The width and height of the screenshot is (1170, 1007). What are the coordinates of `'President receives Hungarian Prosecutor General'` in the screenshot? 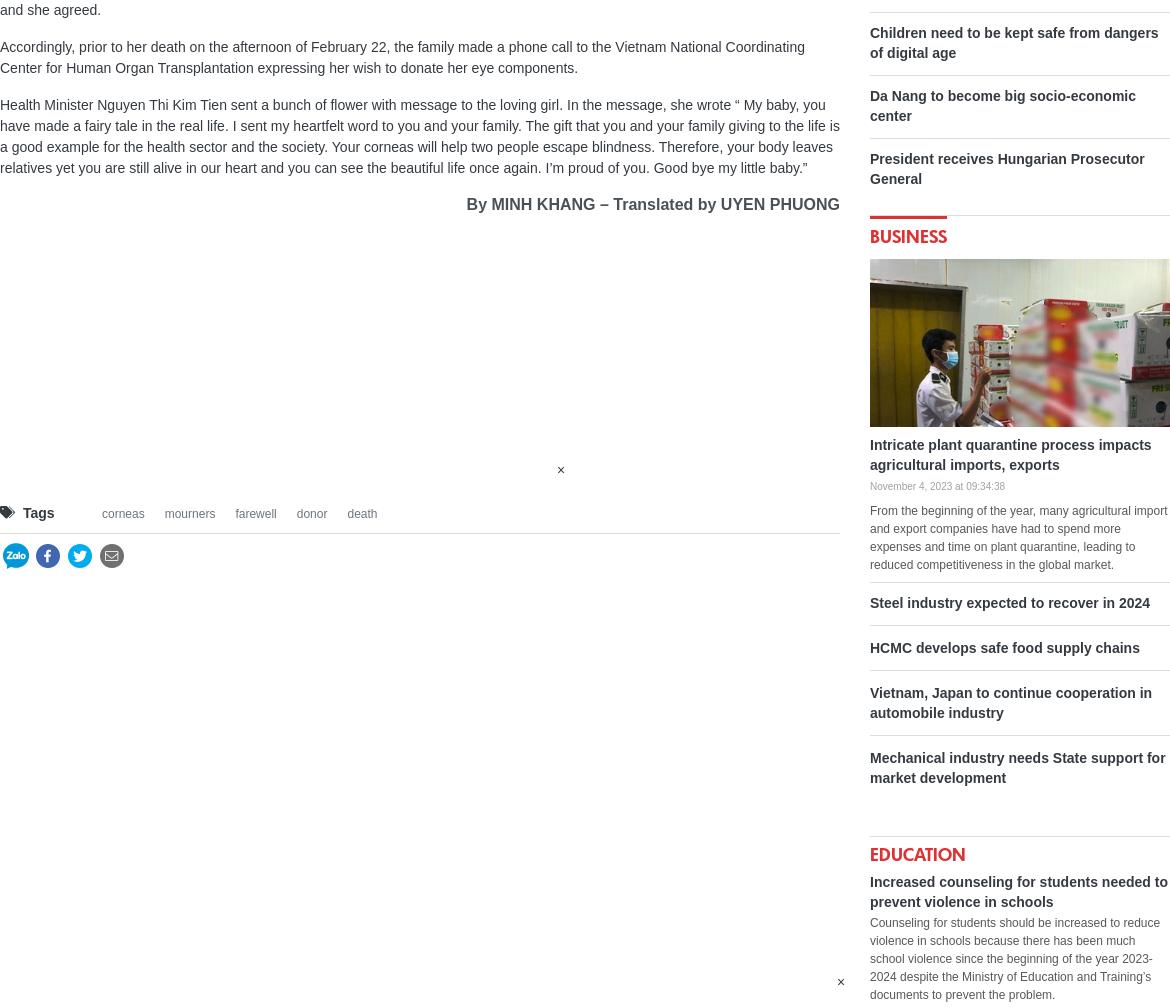 It's located at (1007, 168).